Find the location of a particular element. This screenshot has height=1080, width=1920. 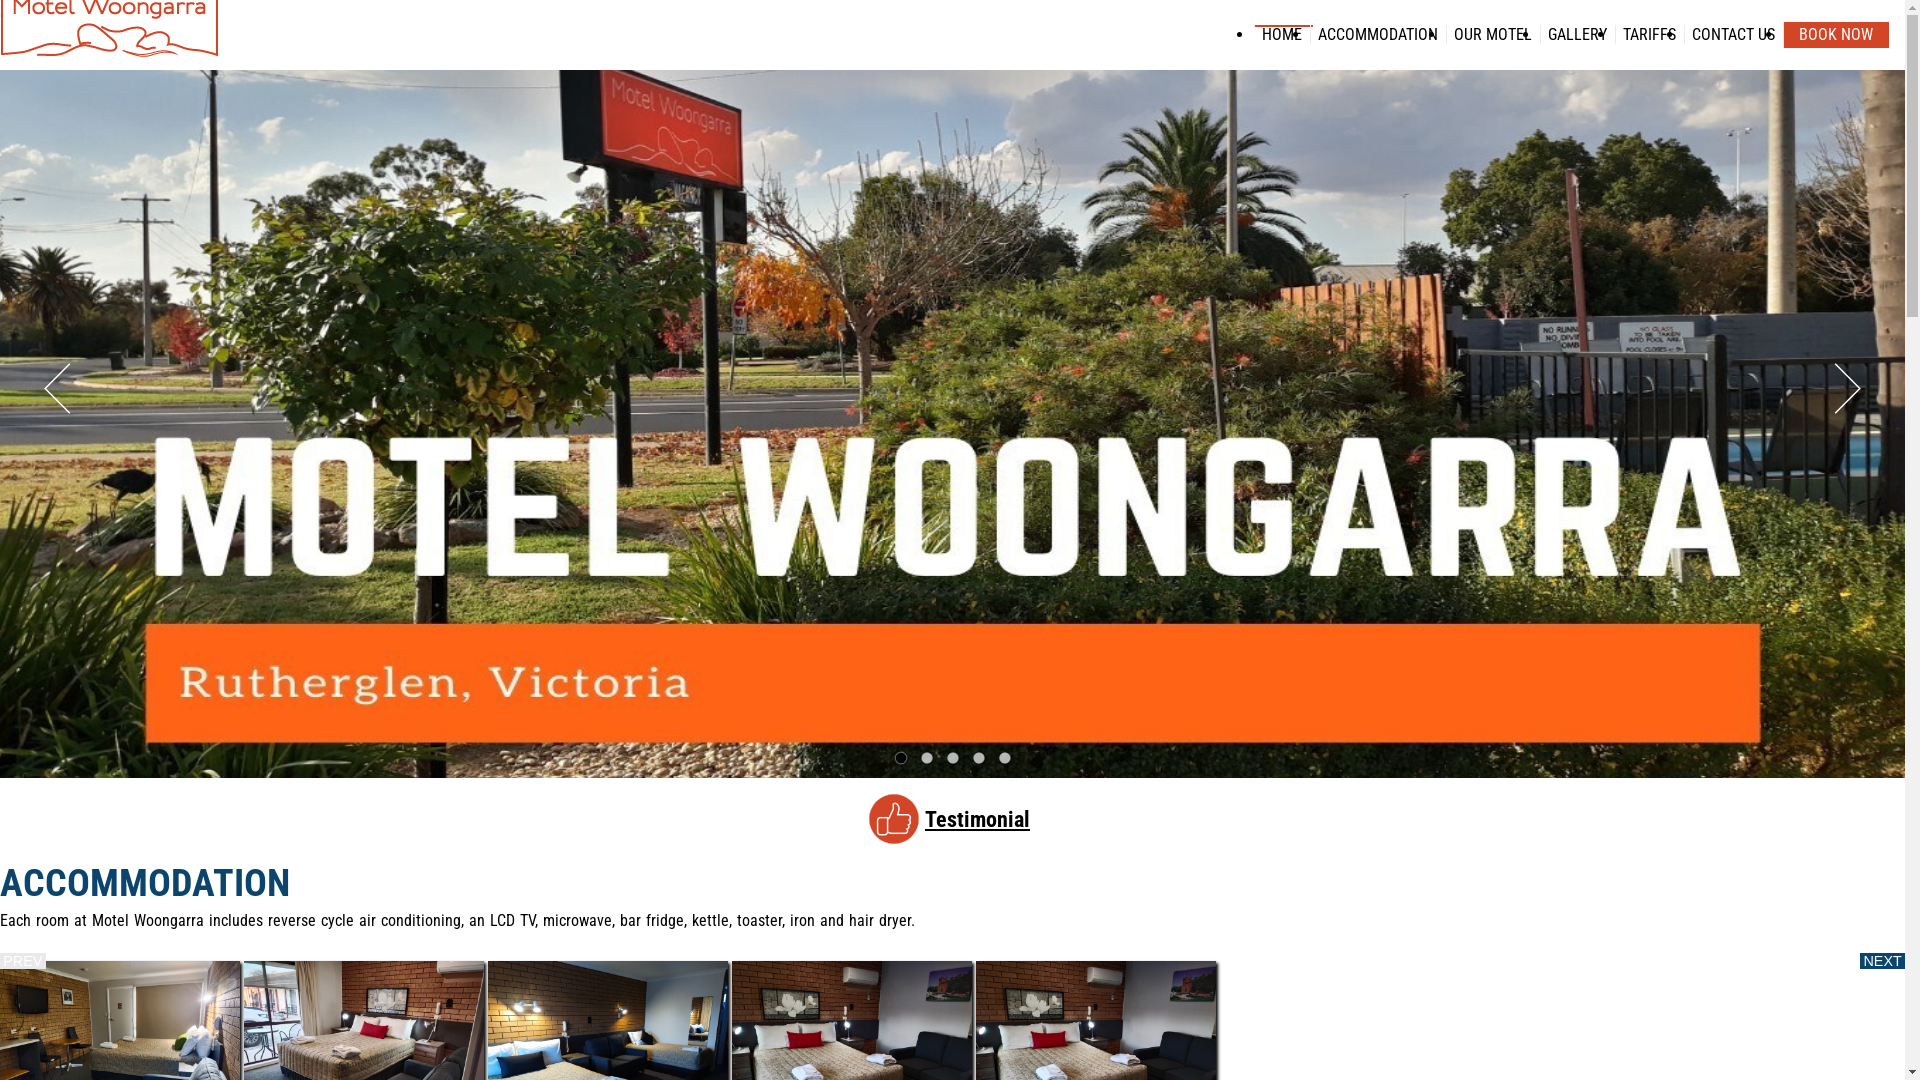

'NEXT' is located at coordinates (1881, 959).